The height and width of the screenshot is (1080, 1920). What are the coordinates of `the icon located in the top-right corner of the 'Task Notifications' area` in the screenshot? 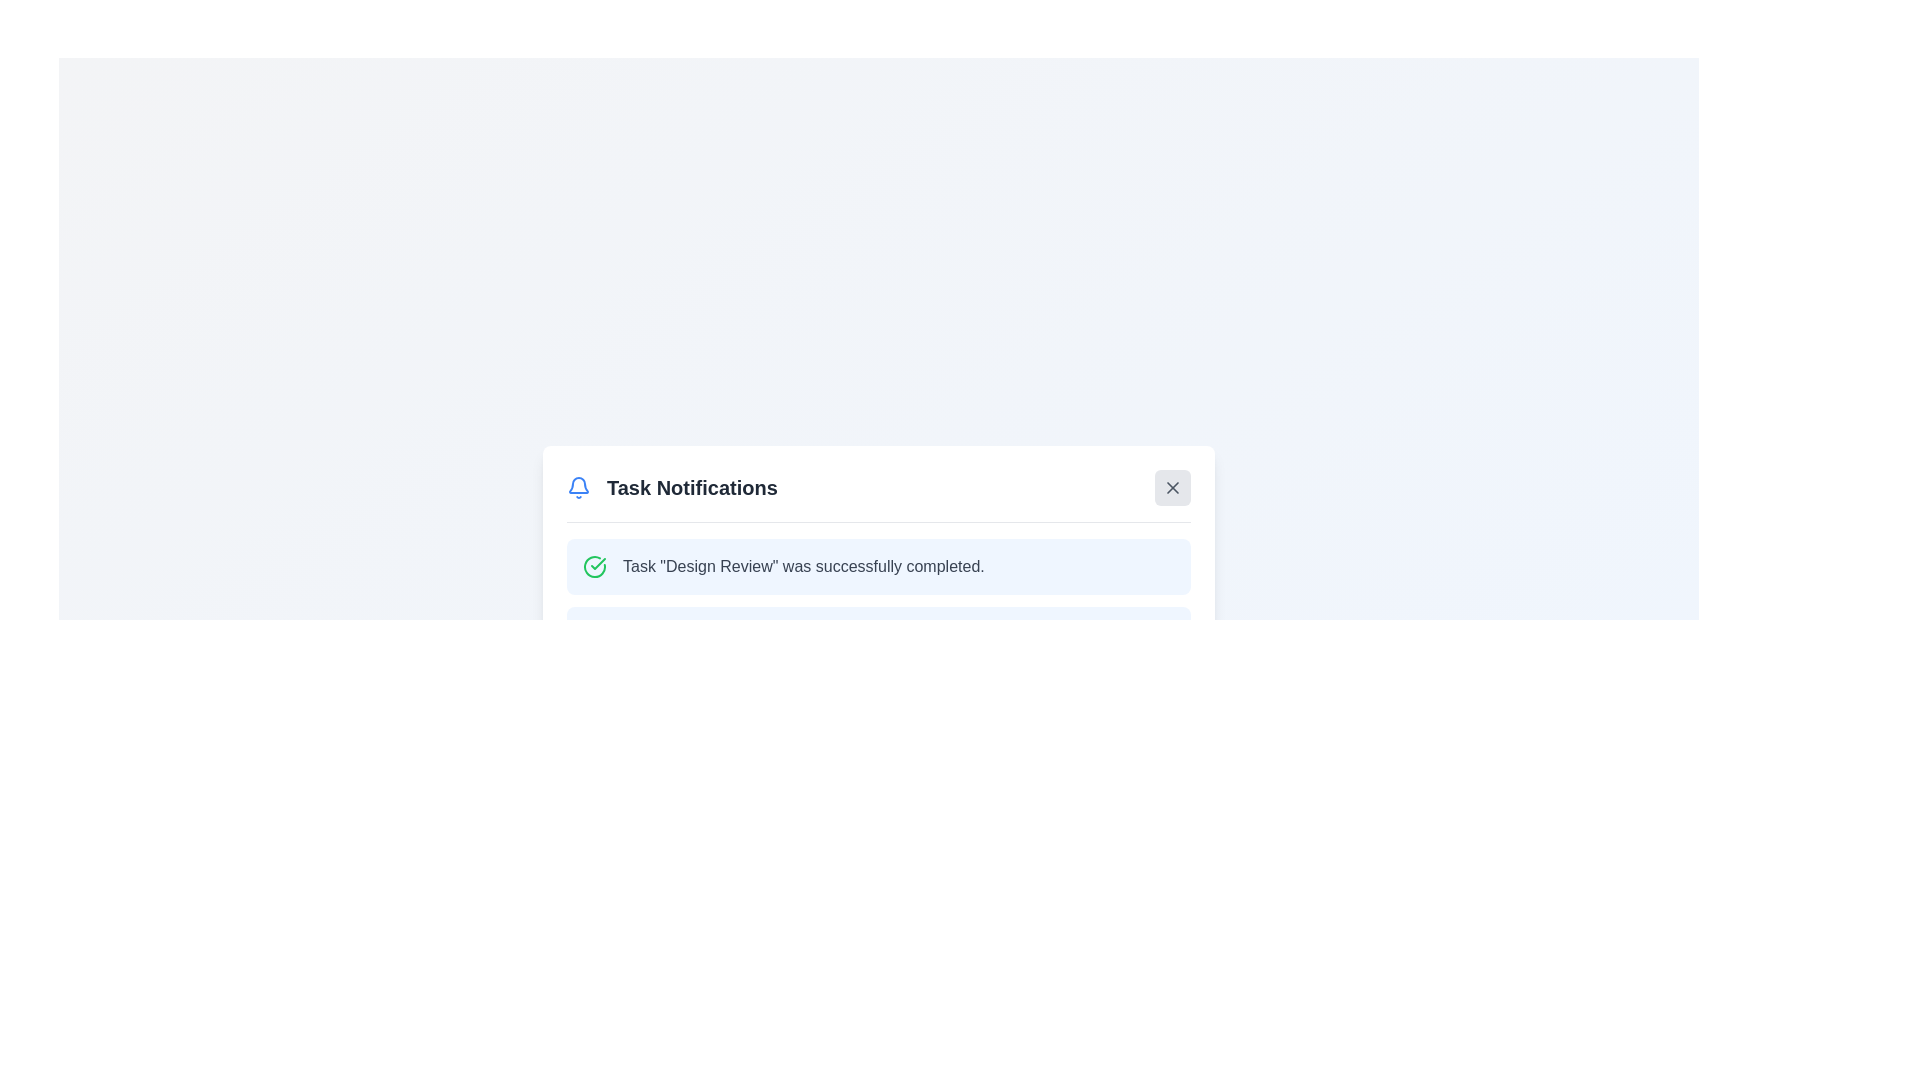 It's located at (1172, 486).